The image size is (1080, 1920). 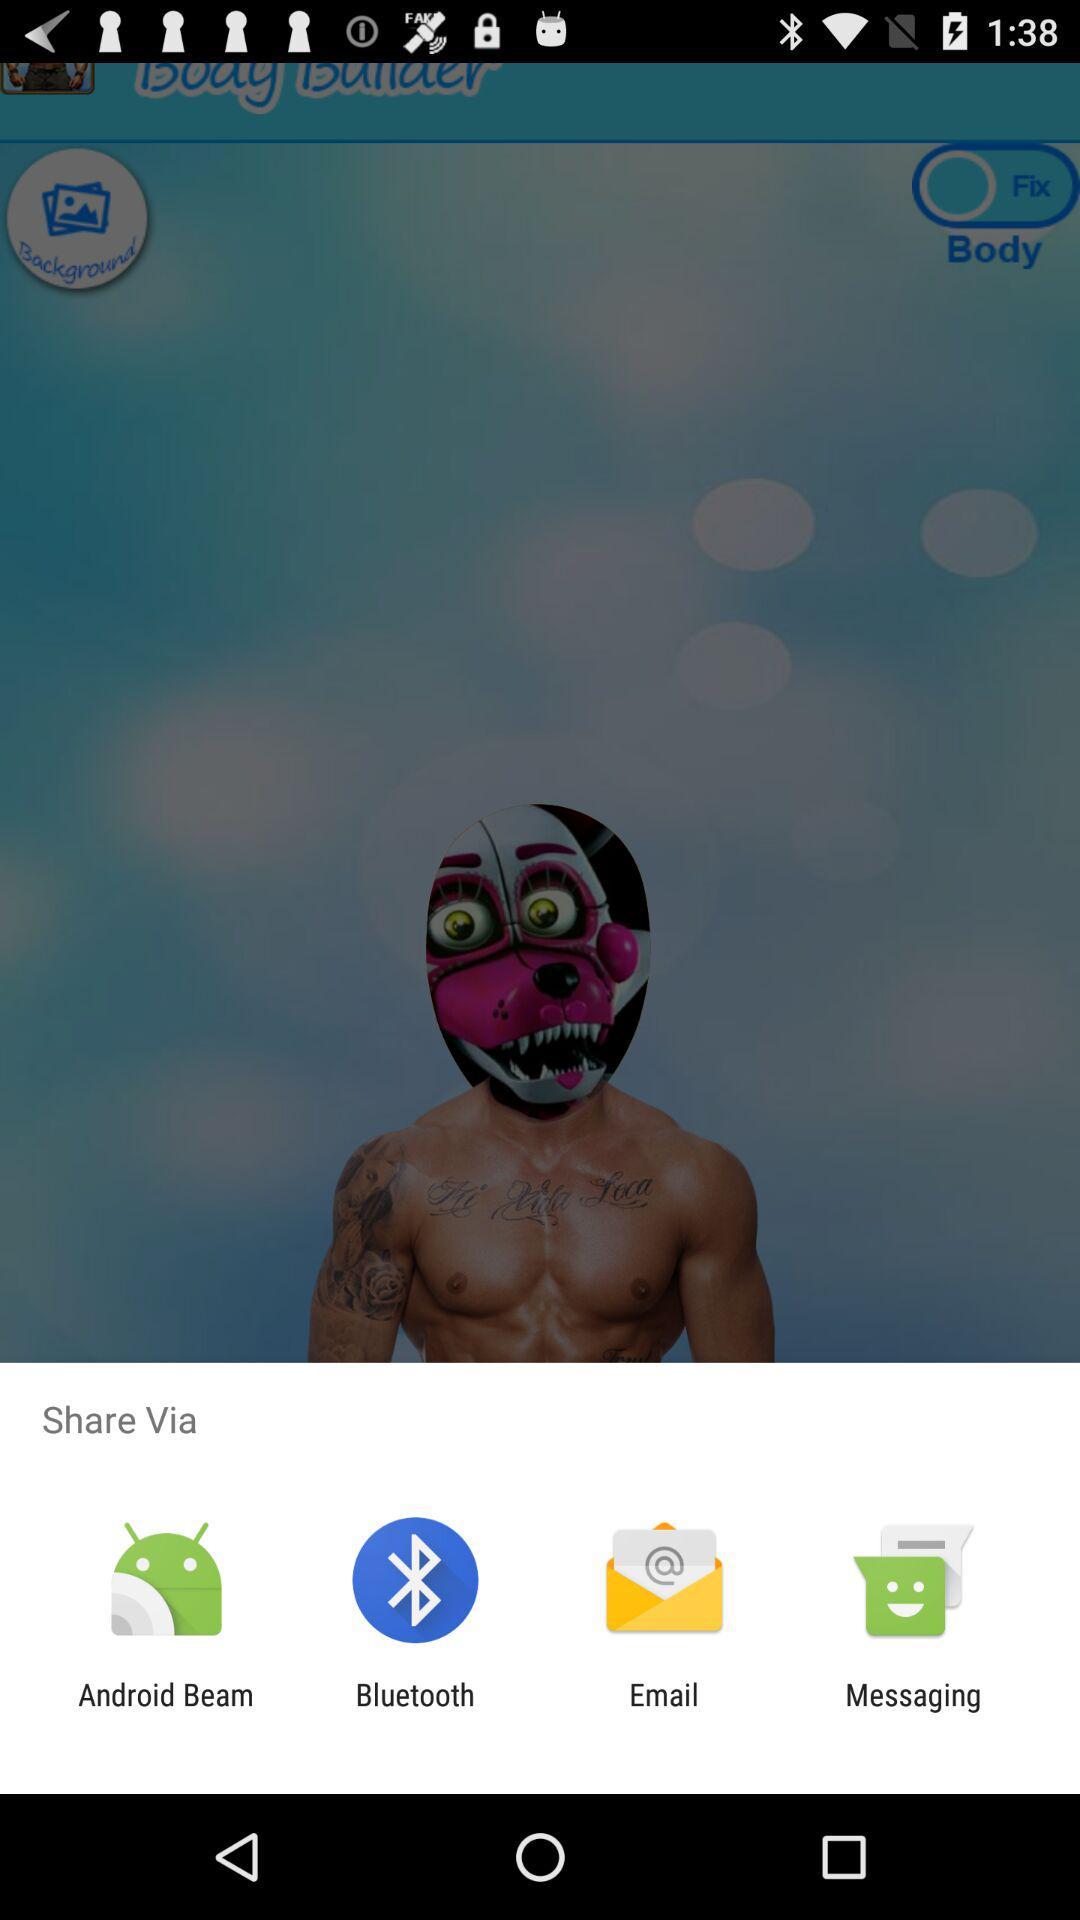 What do you see at coordinates (414, 1711) in the screenshot?
I see `the bluetooth app` at bounding box center [414, 1711].